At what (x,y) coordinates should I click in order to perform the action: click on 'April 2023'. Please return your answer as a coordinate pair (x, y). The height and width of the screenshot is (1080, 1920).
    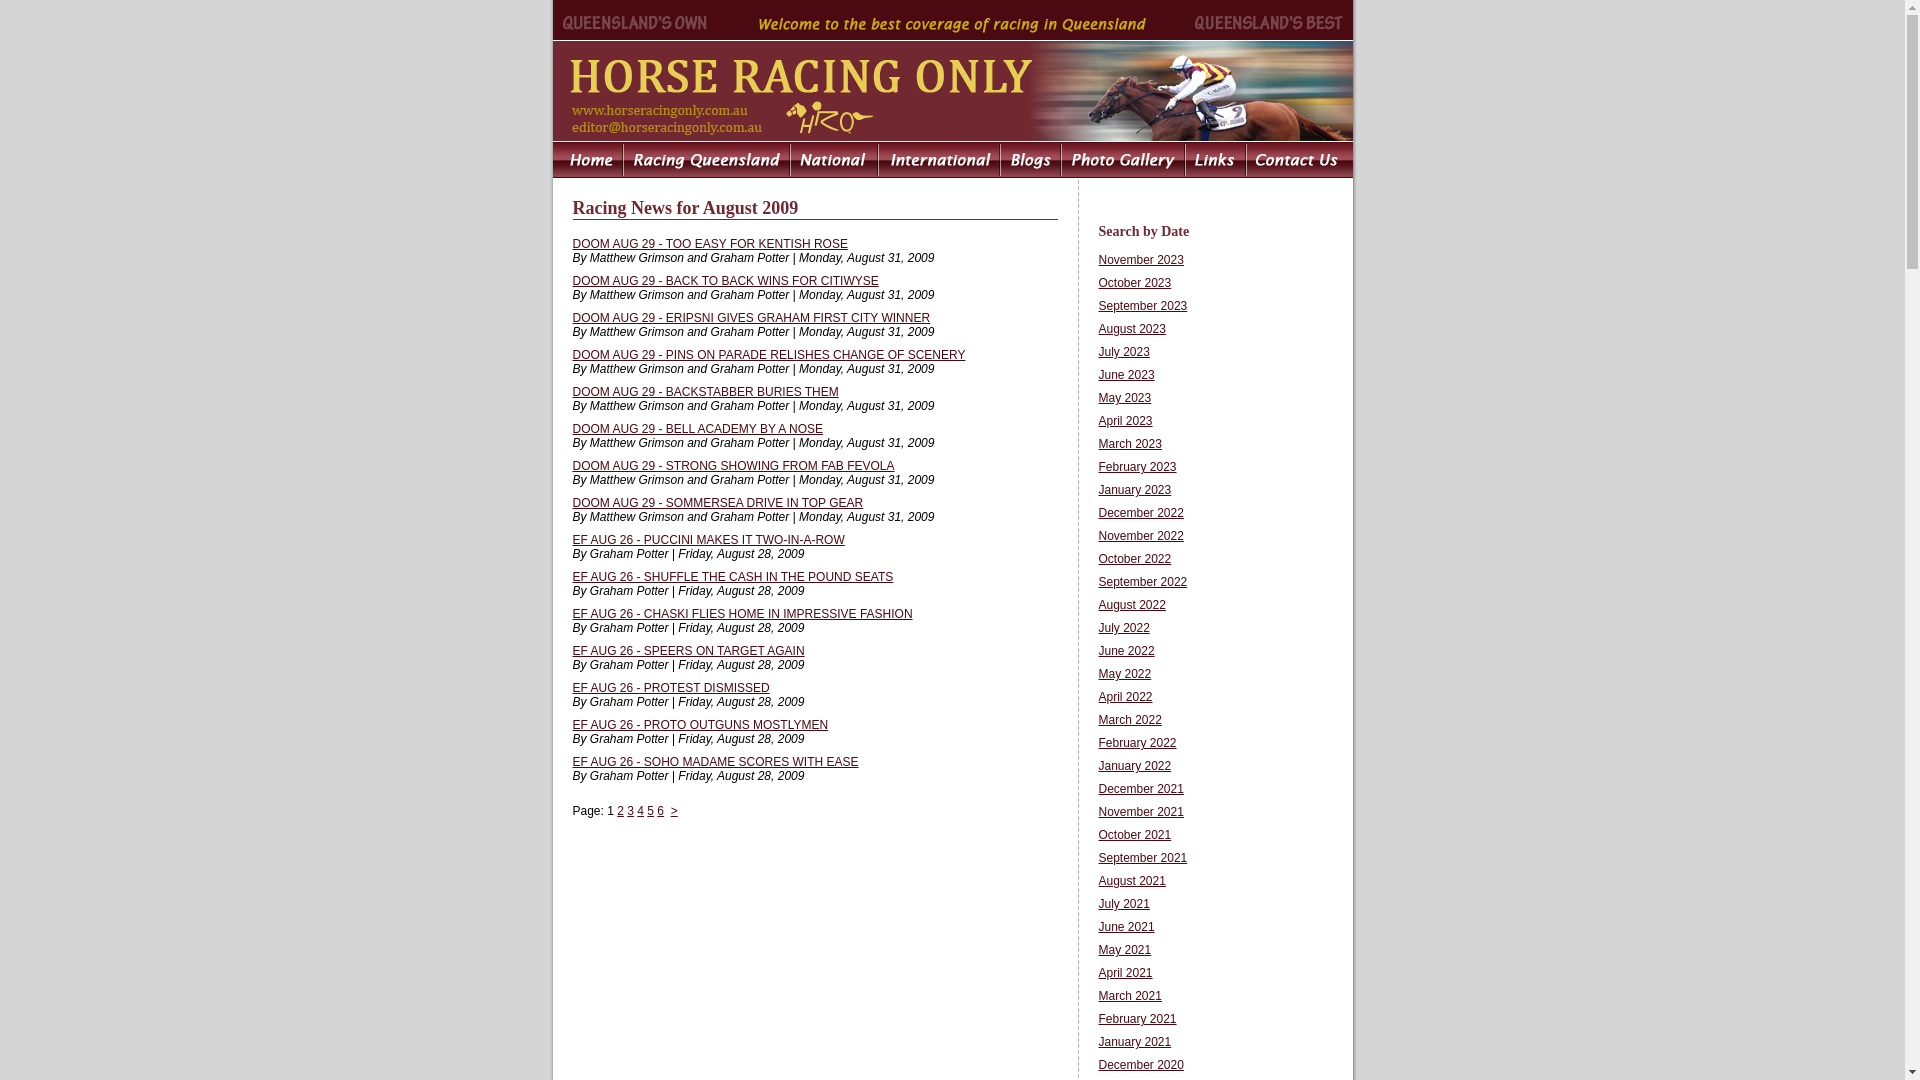
    Looking at the image, I should click on (1124, 419).